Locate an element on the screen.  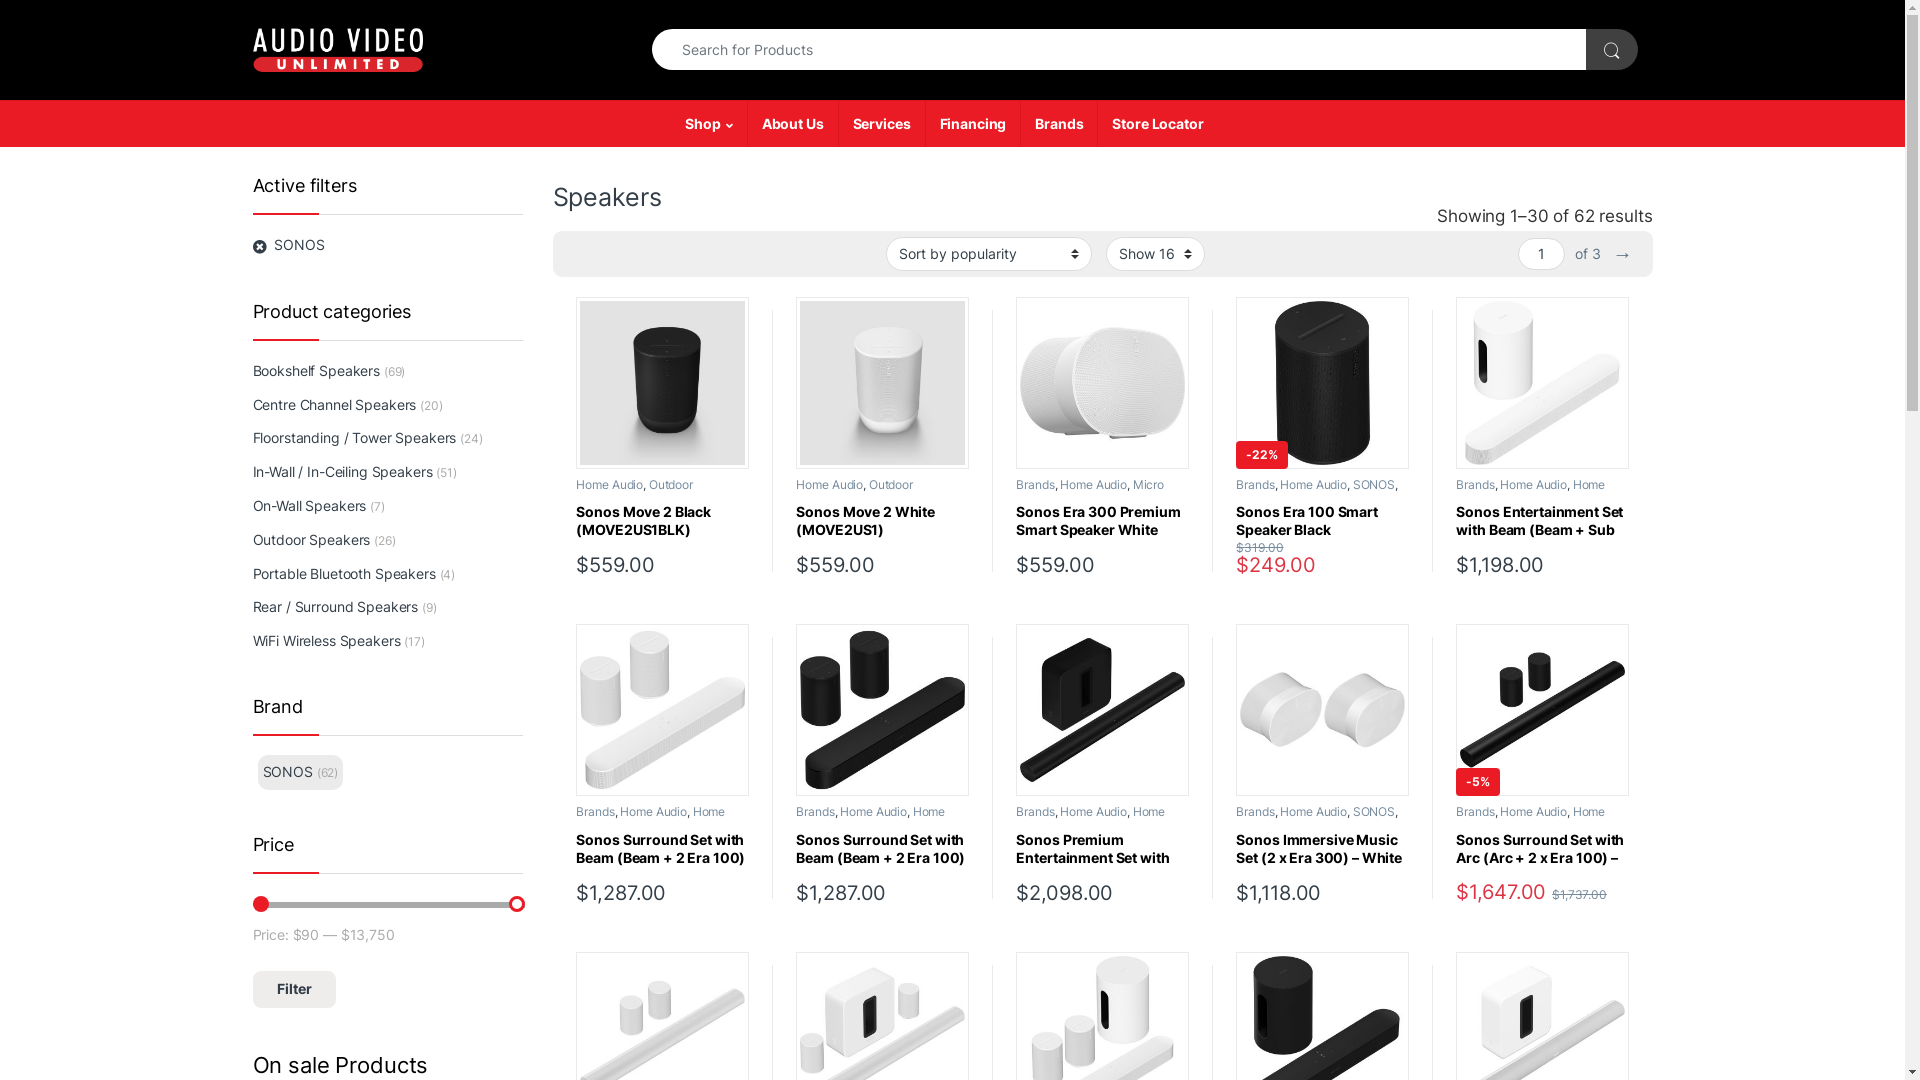
'WiFi Wireless Speakers' is located at coordinates (326, 640).